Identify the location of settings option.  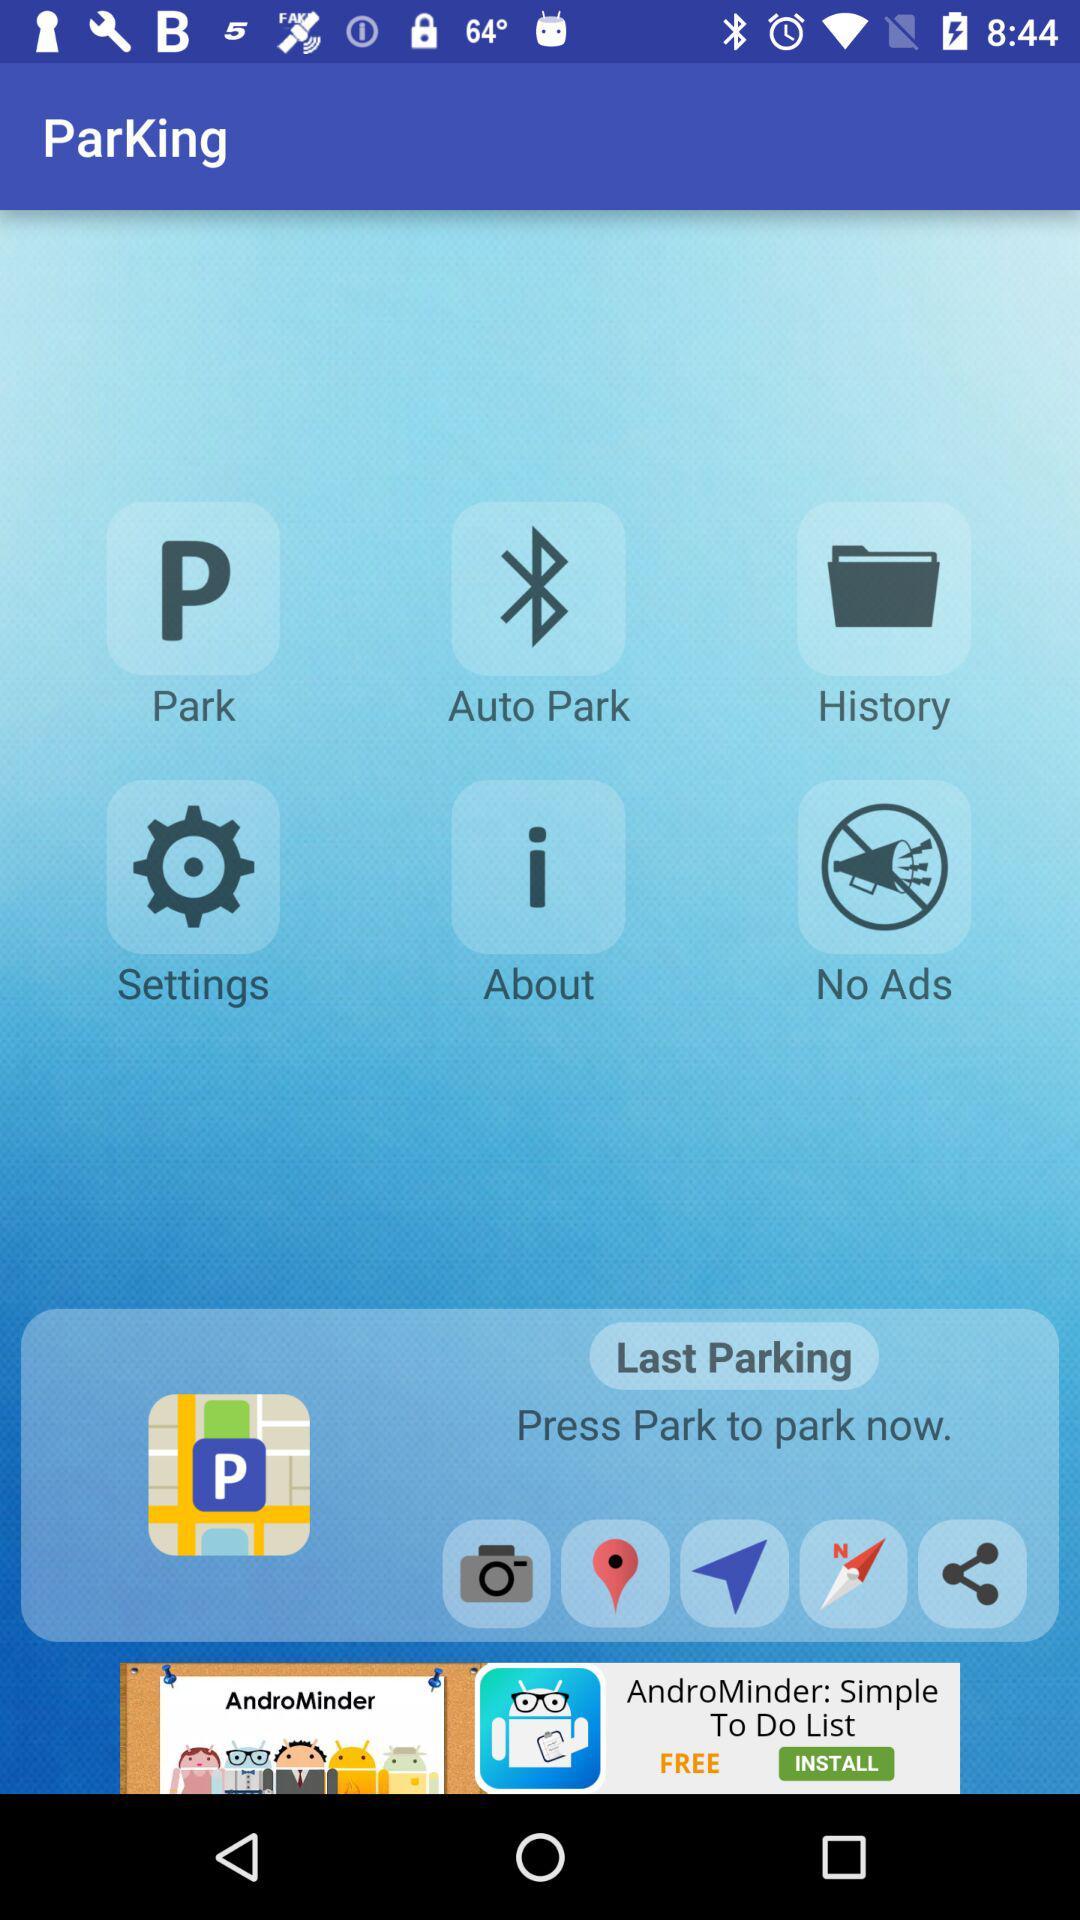
(193, 867).